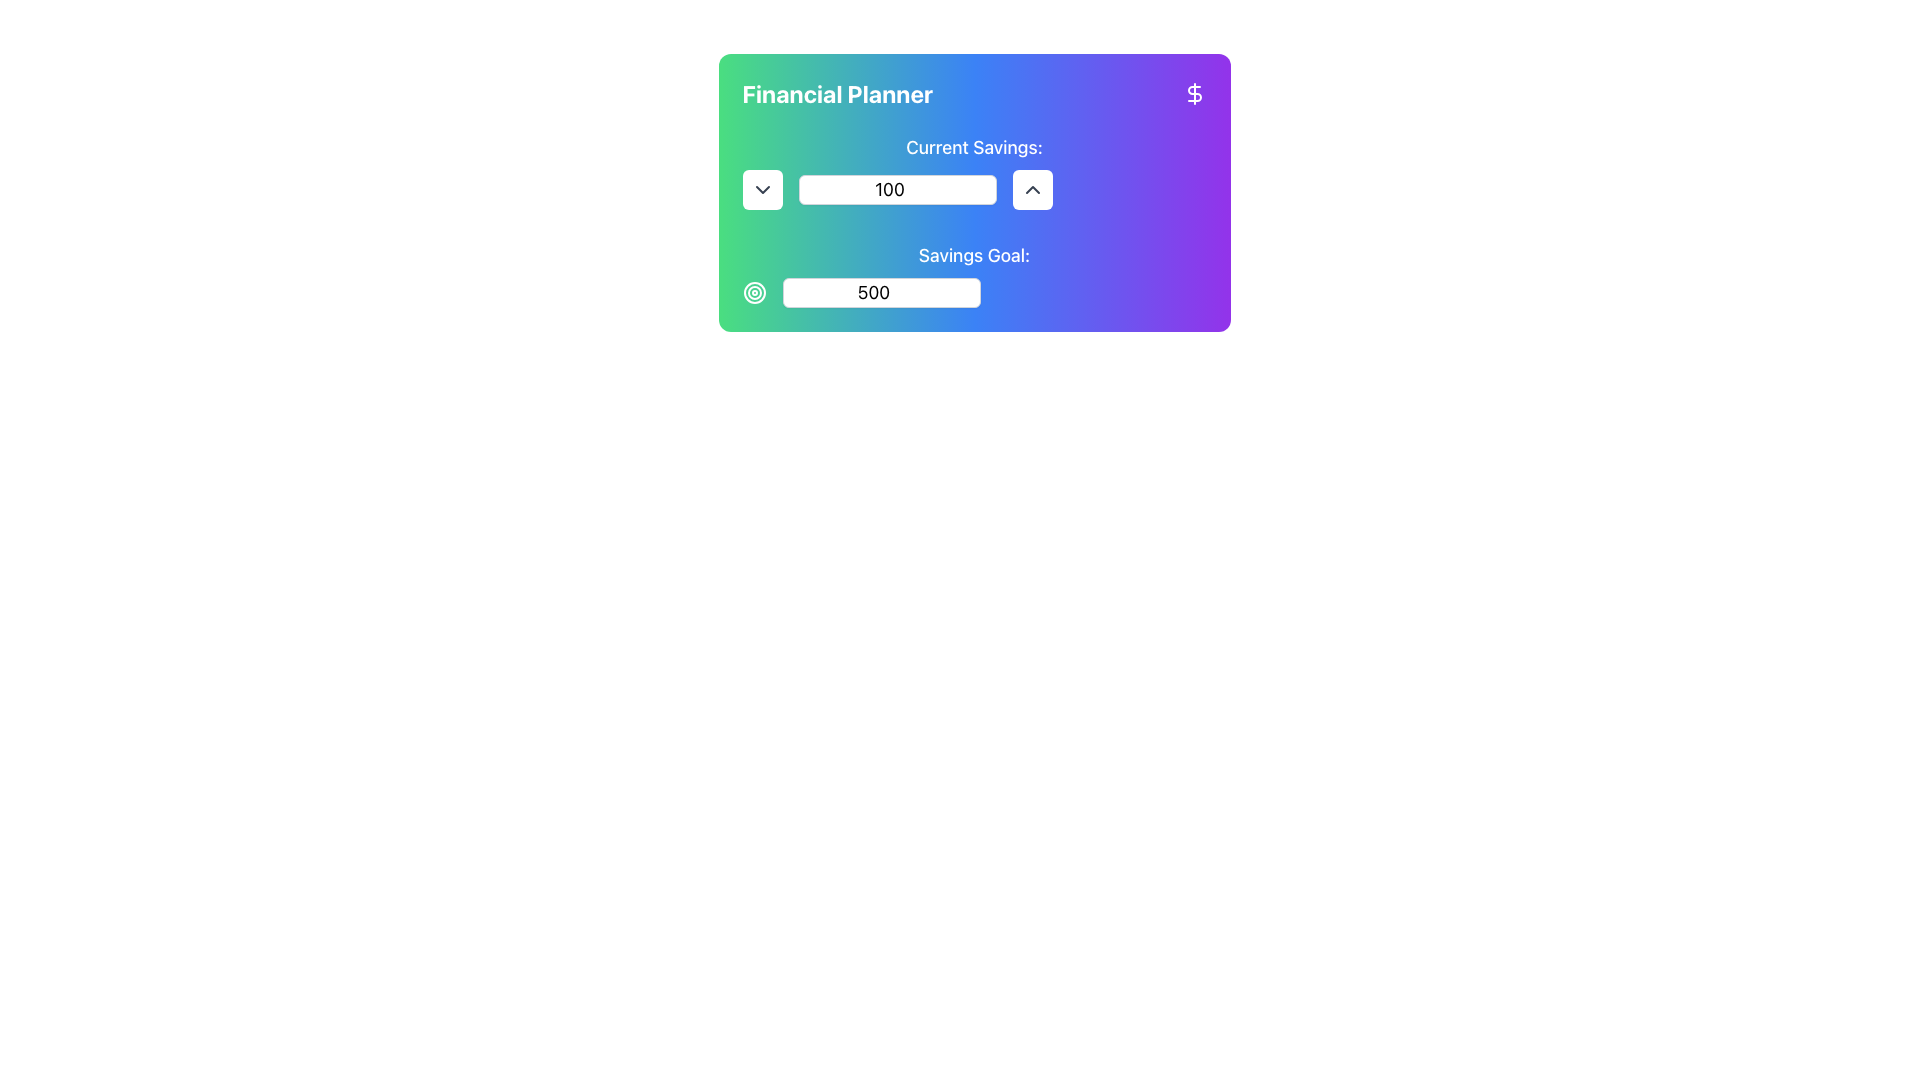 This screenshot has width=1920, height=1080. What do you see at coordinates (753, 293) in the screenshot?
I see `the decorative icon representing a goal, located to the left of the 'Savings Goal:' text input field` at bounding box center [753, 293].